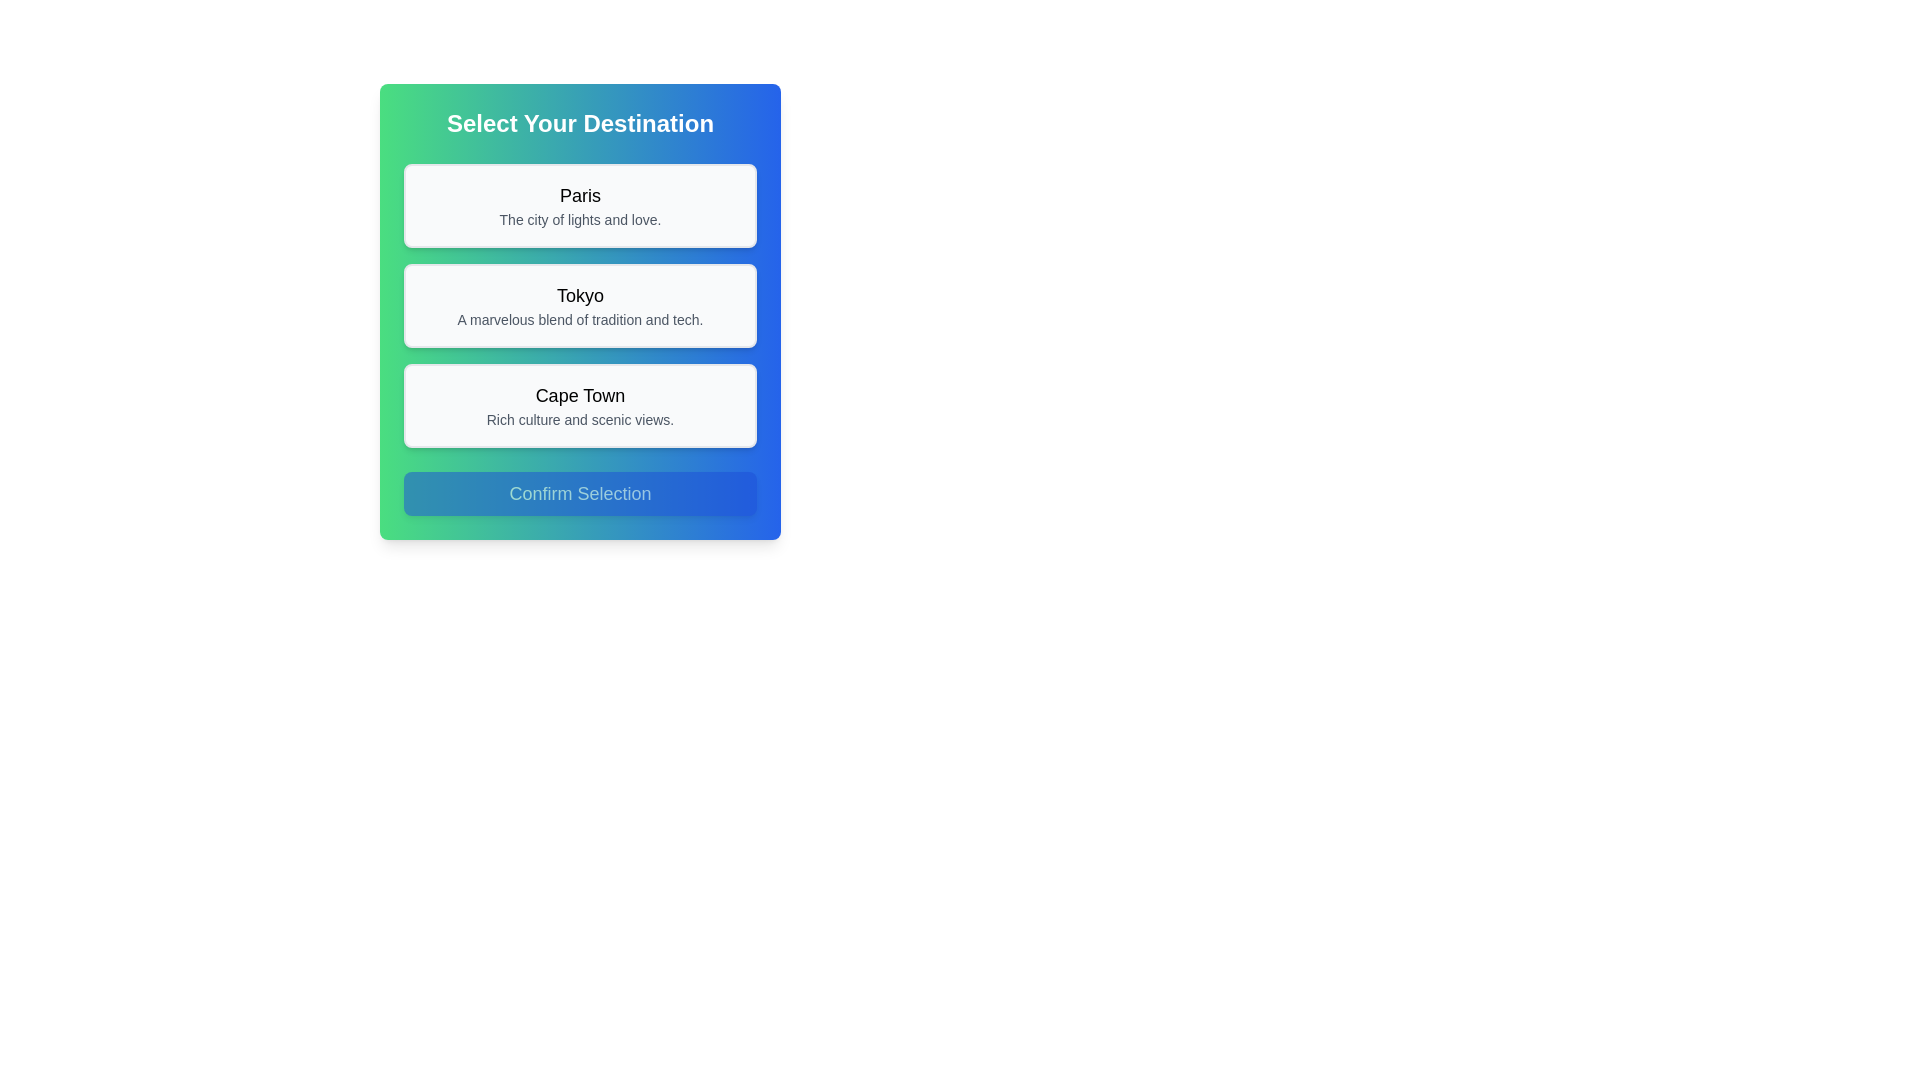  Describe the element at coordinates (579, 493) in the screenshot. I see `the confirmation button located at the bottom of the destination selection card to confirm the user's choice` at that location.